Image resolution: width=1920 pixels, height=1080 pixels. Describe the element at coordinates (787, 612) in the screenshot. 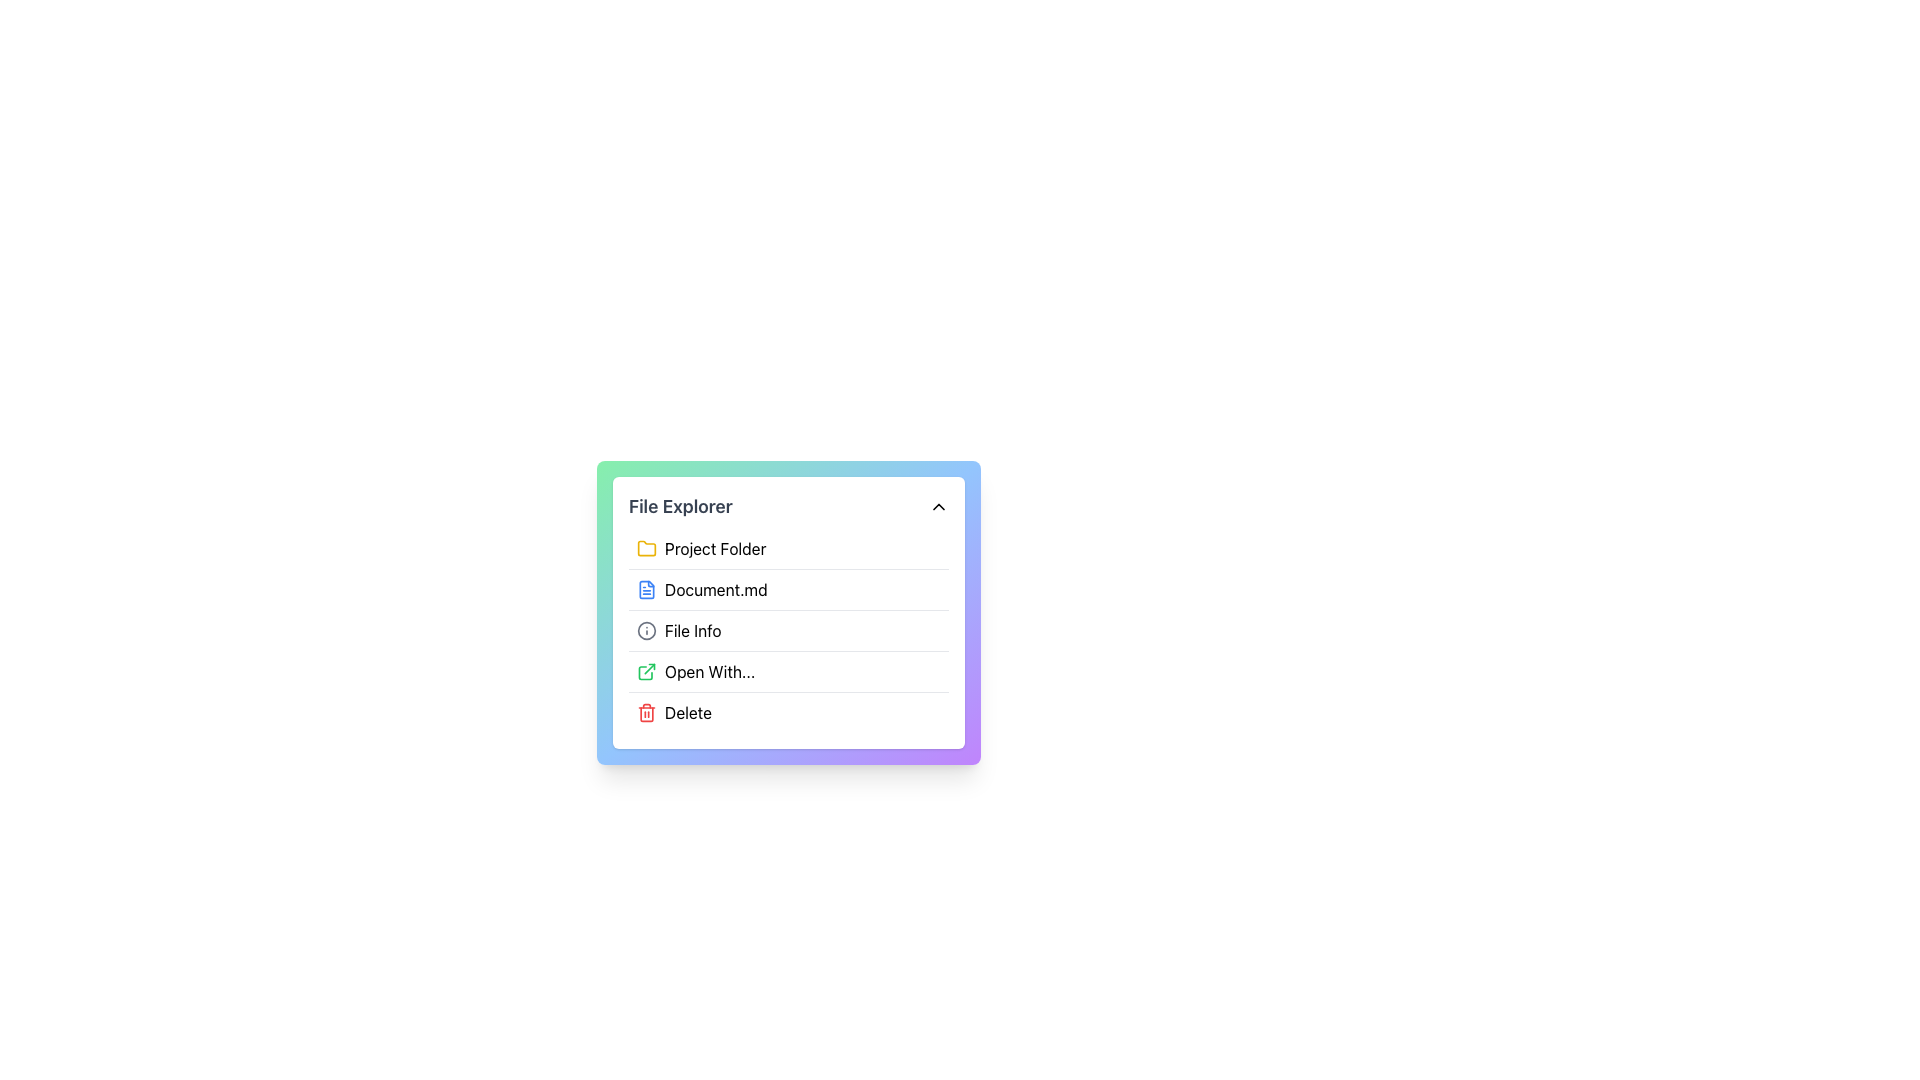

I see `the List item labeled 'Document.md'` at that location.